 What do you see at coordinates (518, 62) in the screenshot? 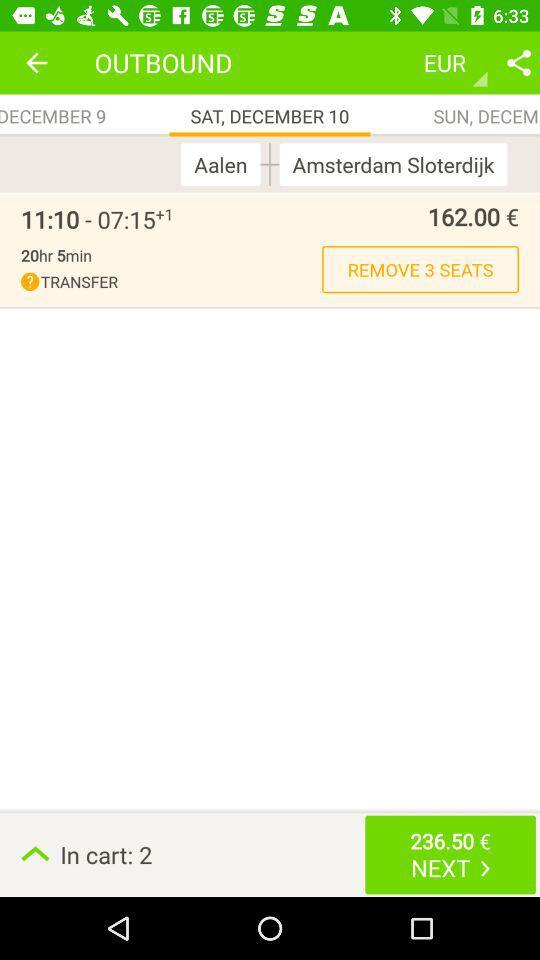
I see `share ticket` at bounding box center [518, 62].